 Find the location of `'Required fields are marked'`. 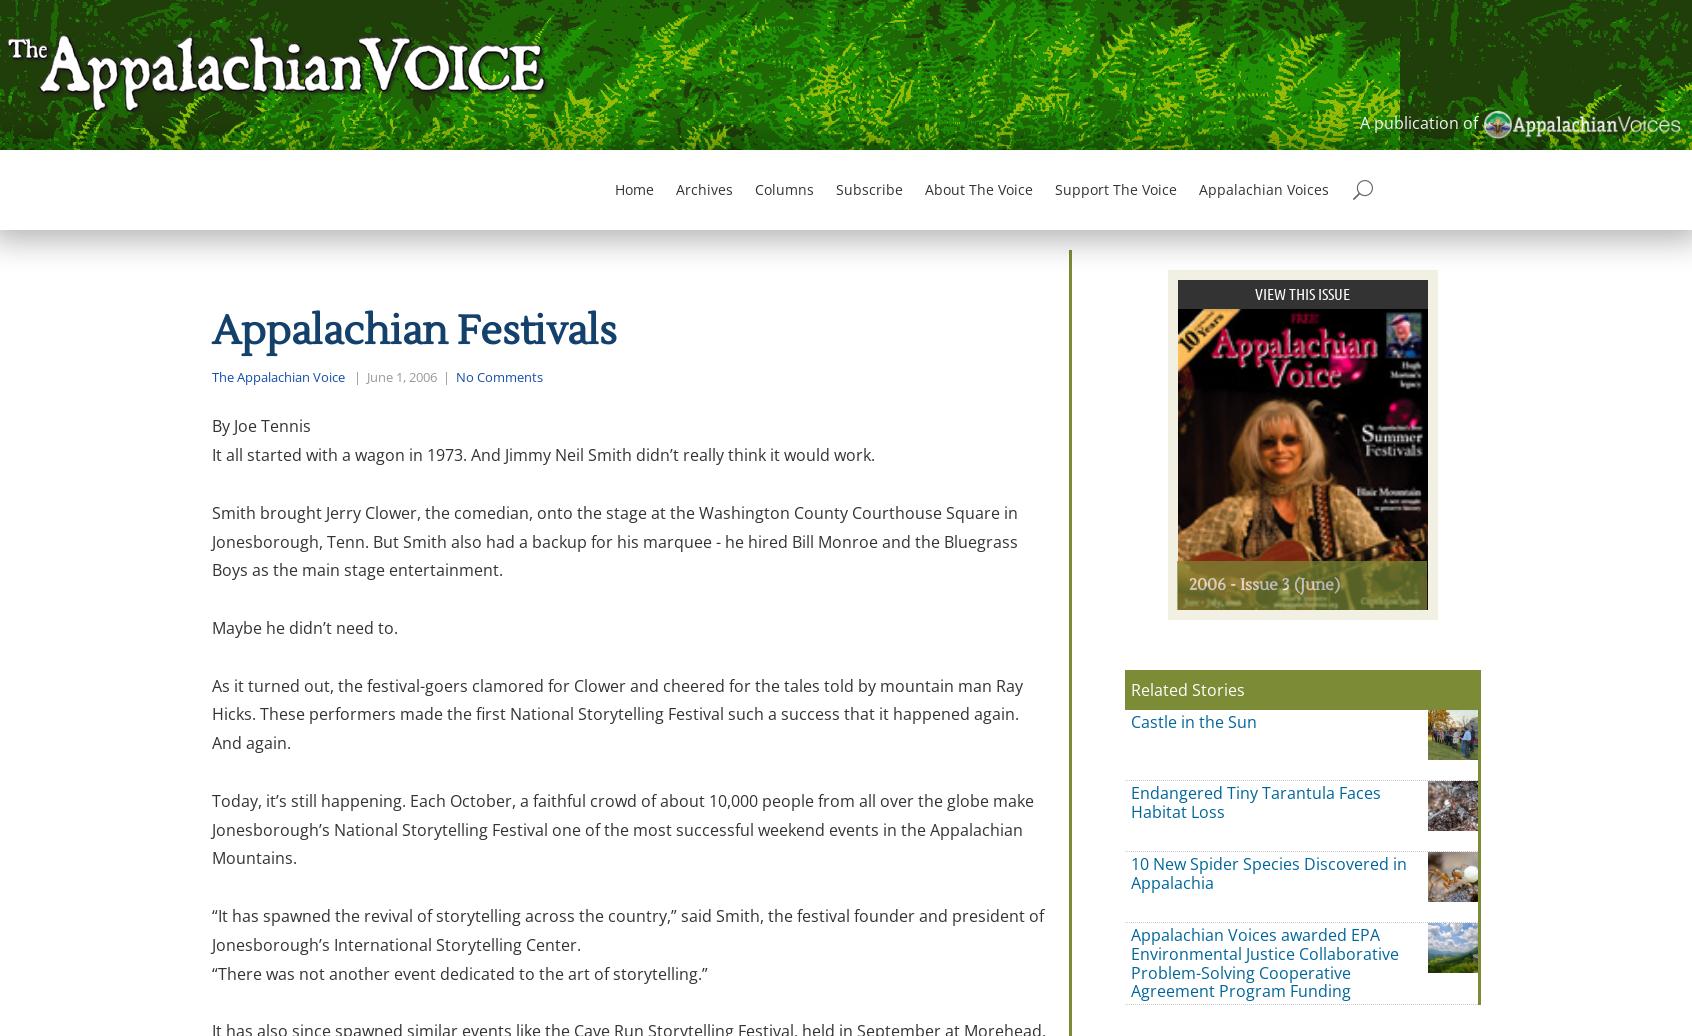

'Required fields are marked' is located at coordinates (669, 844).